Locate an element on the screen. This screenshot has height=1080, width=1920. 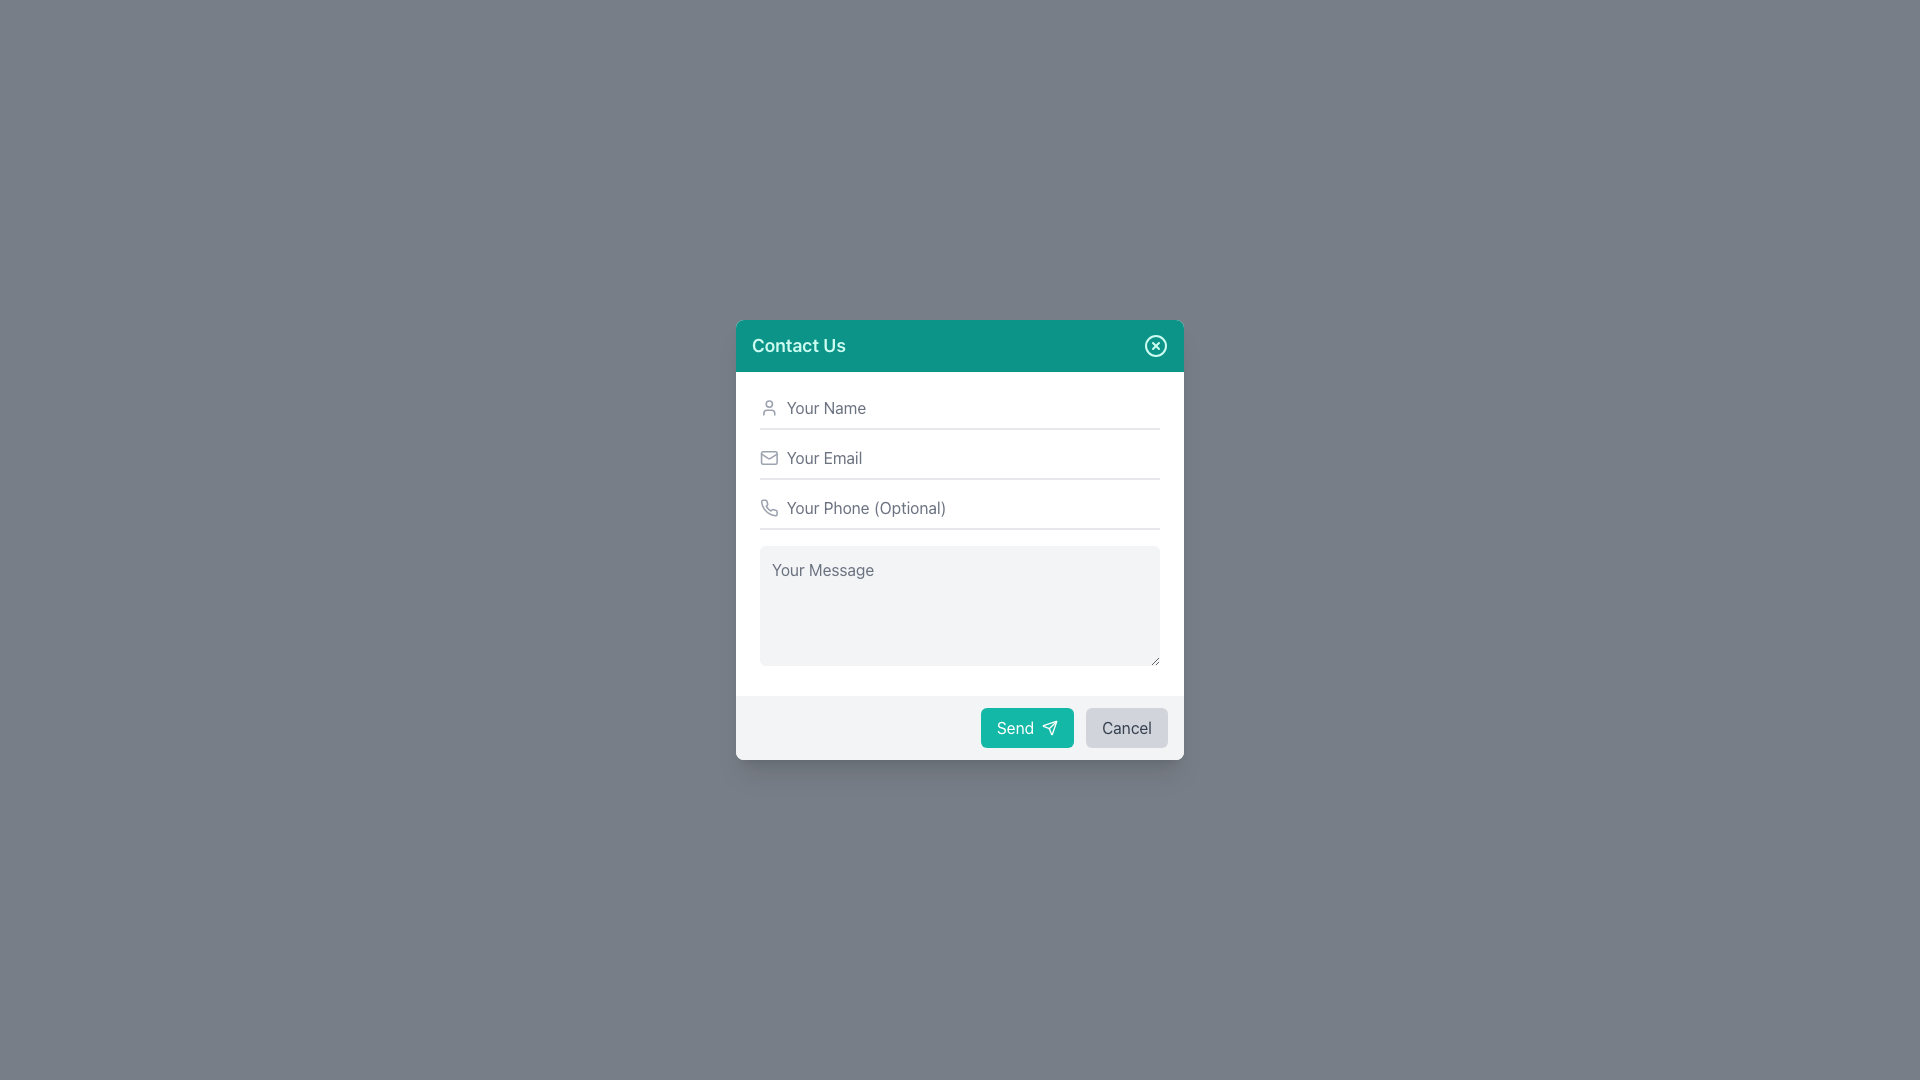
the circular close button with a white stroke located at the top-right corner of the 'Contact Us' green header bar is located at coordinates (1156, 345).